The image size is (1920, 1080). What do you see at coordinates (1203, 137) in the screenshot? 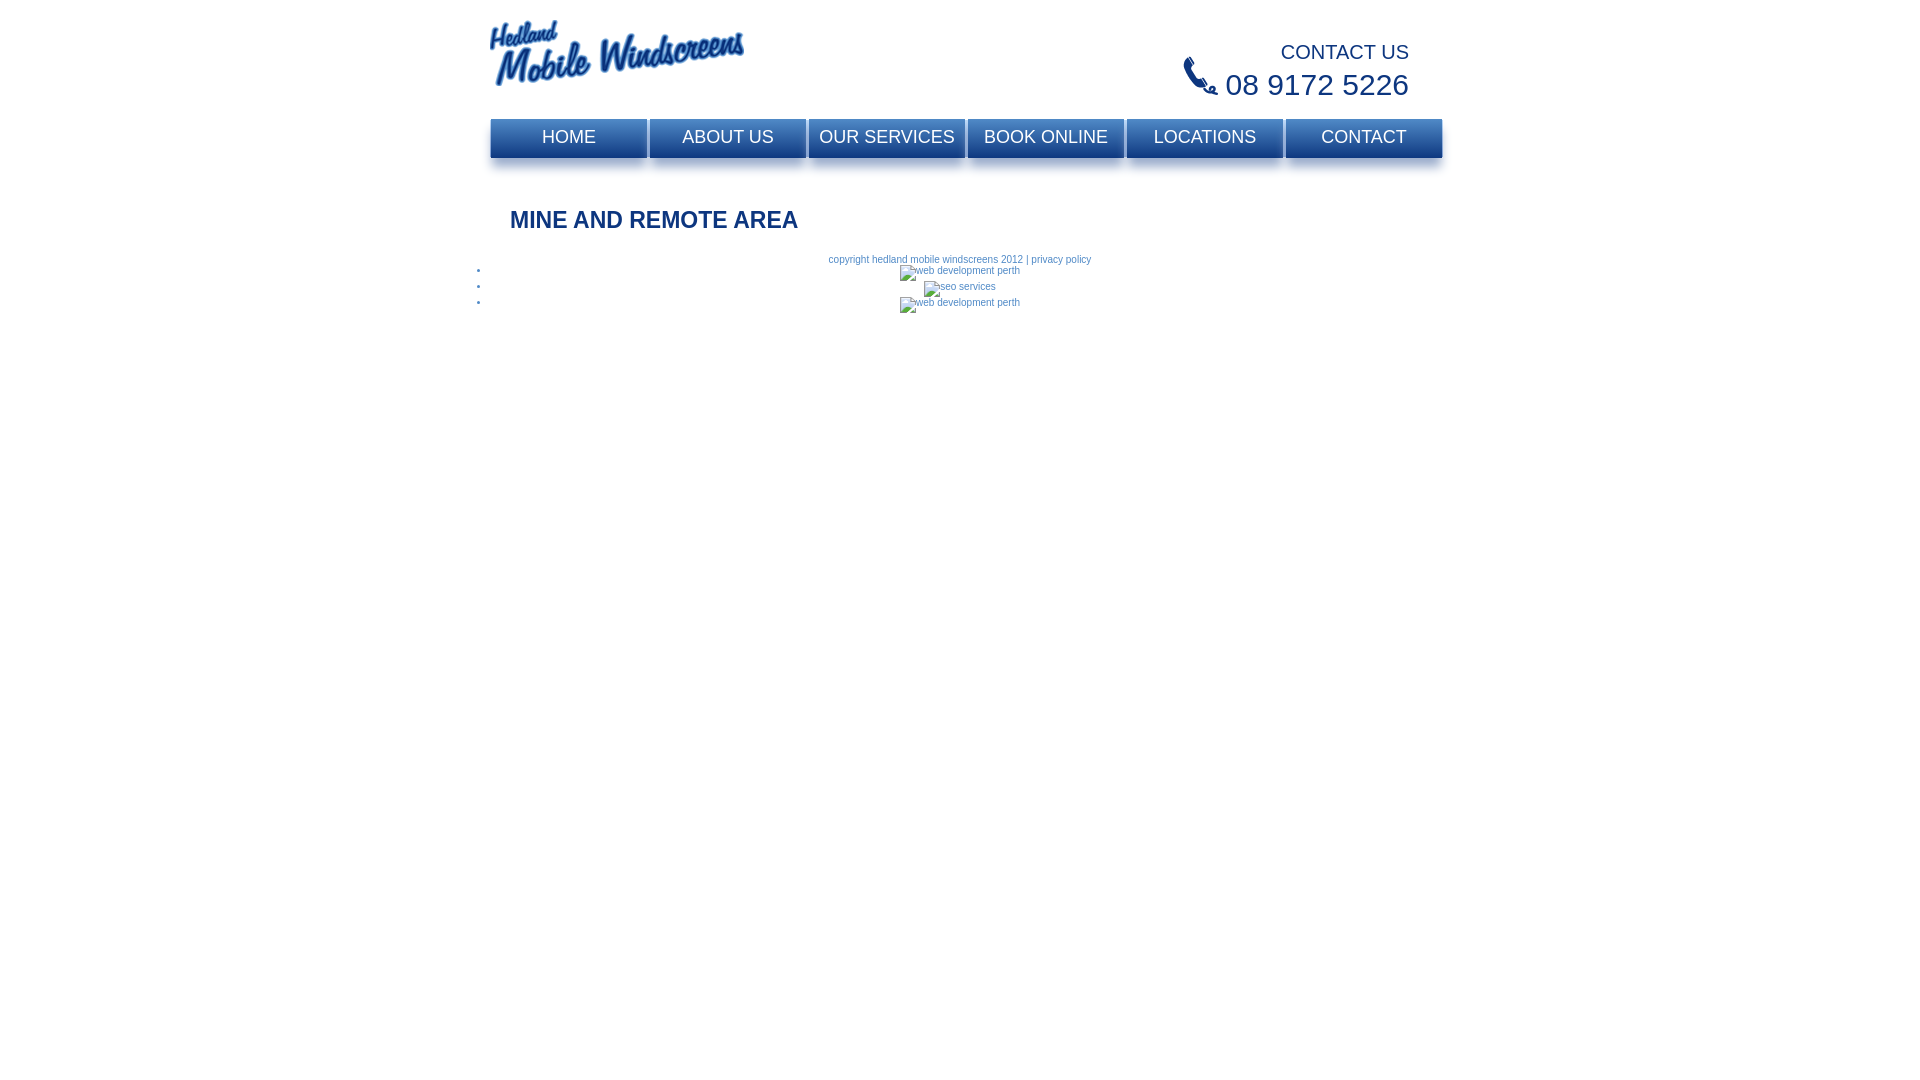
I see `'LOCATIONS'` at bounding box center [1203, 137].